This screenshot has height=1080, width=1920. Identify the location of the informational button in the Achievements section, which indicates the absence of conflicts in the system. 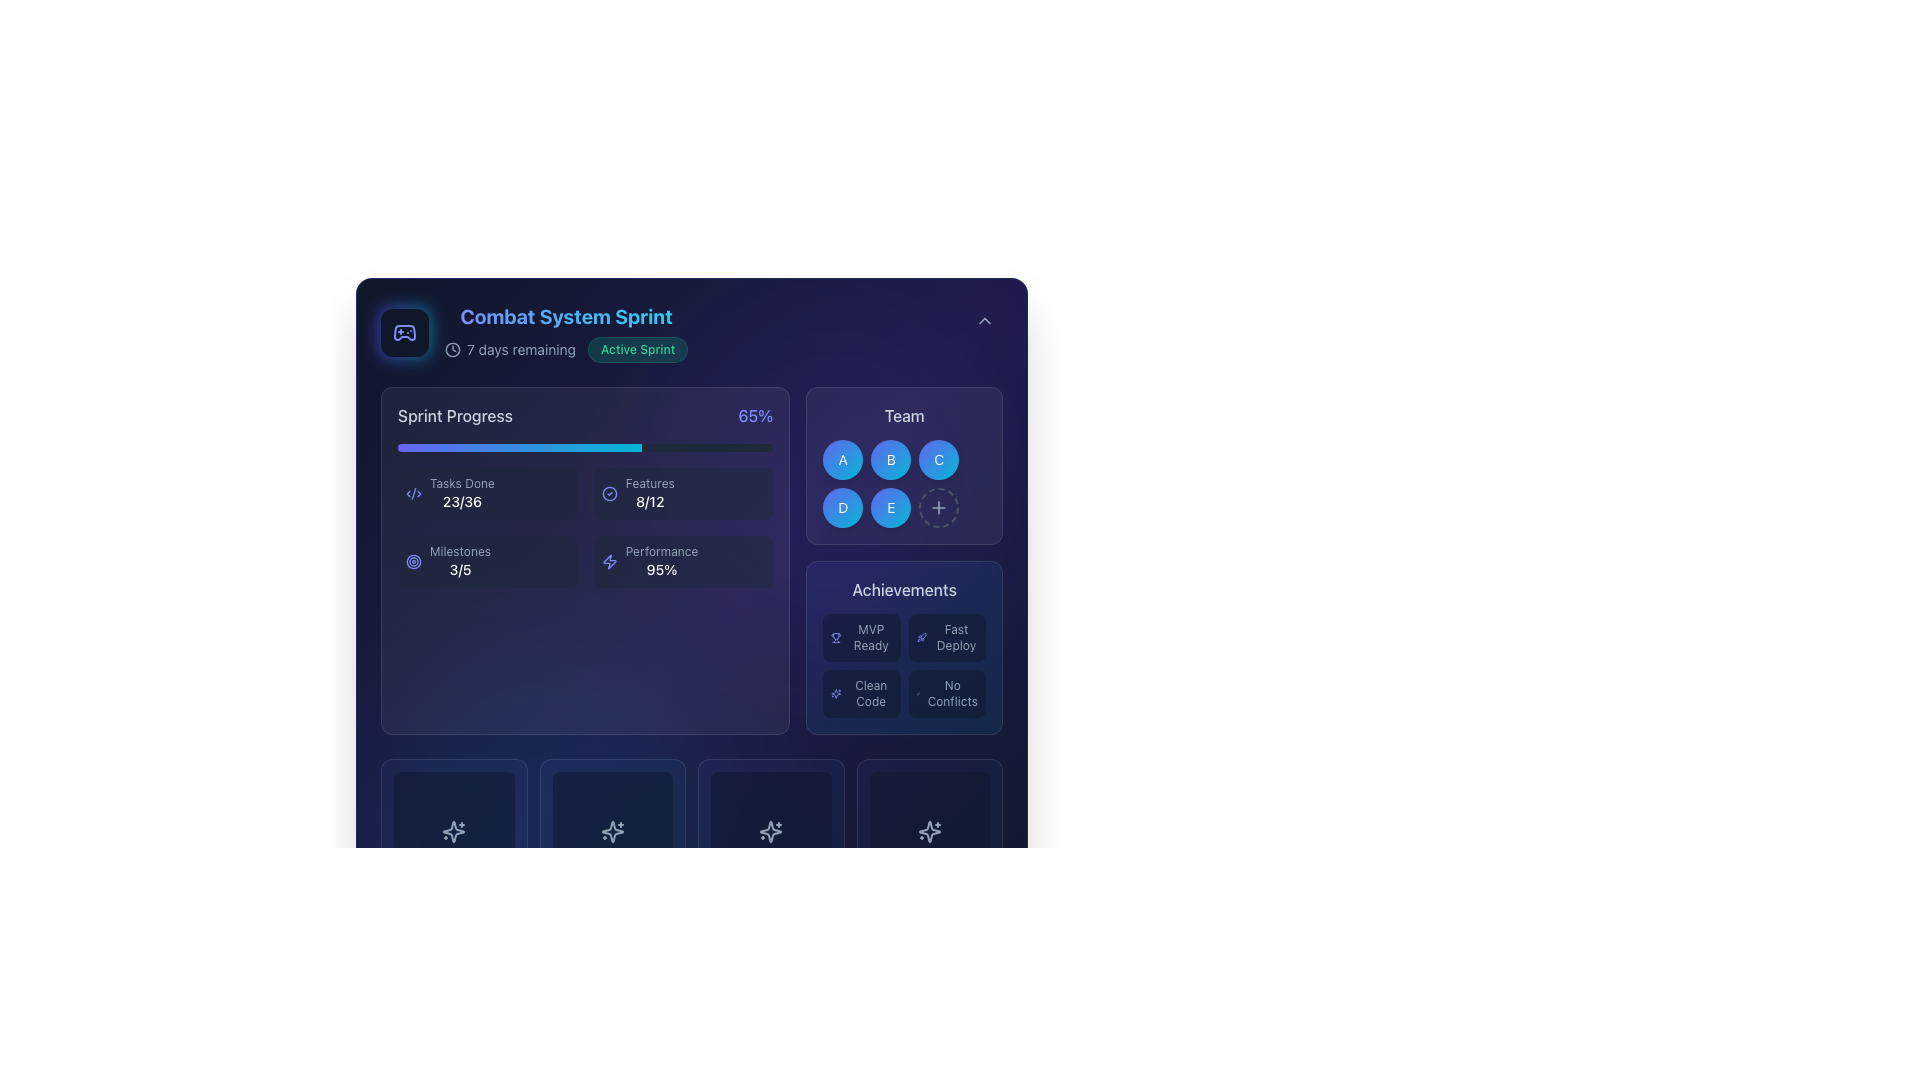
(946, 693).